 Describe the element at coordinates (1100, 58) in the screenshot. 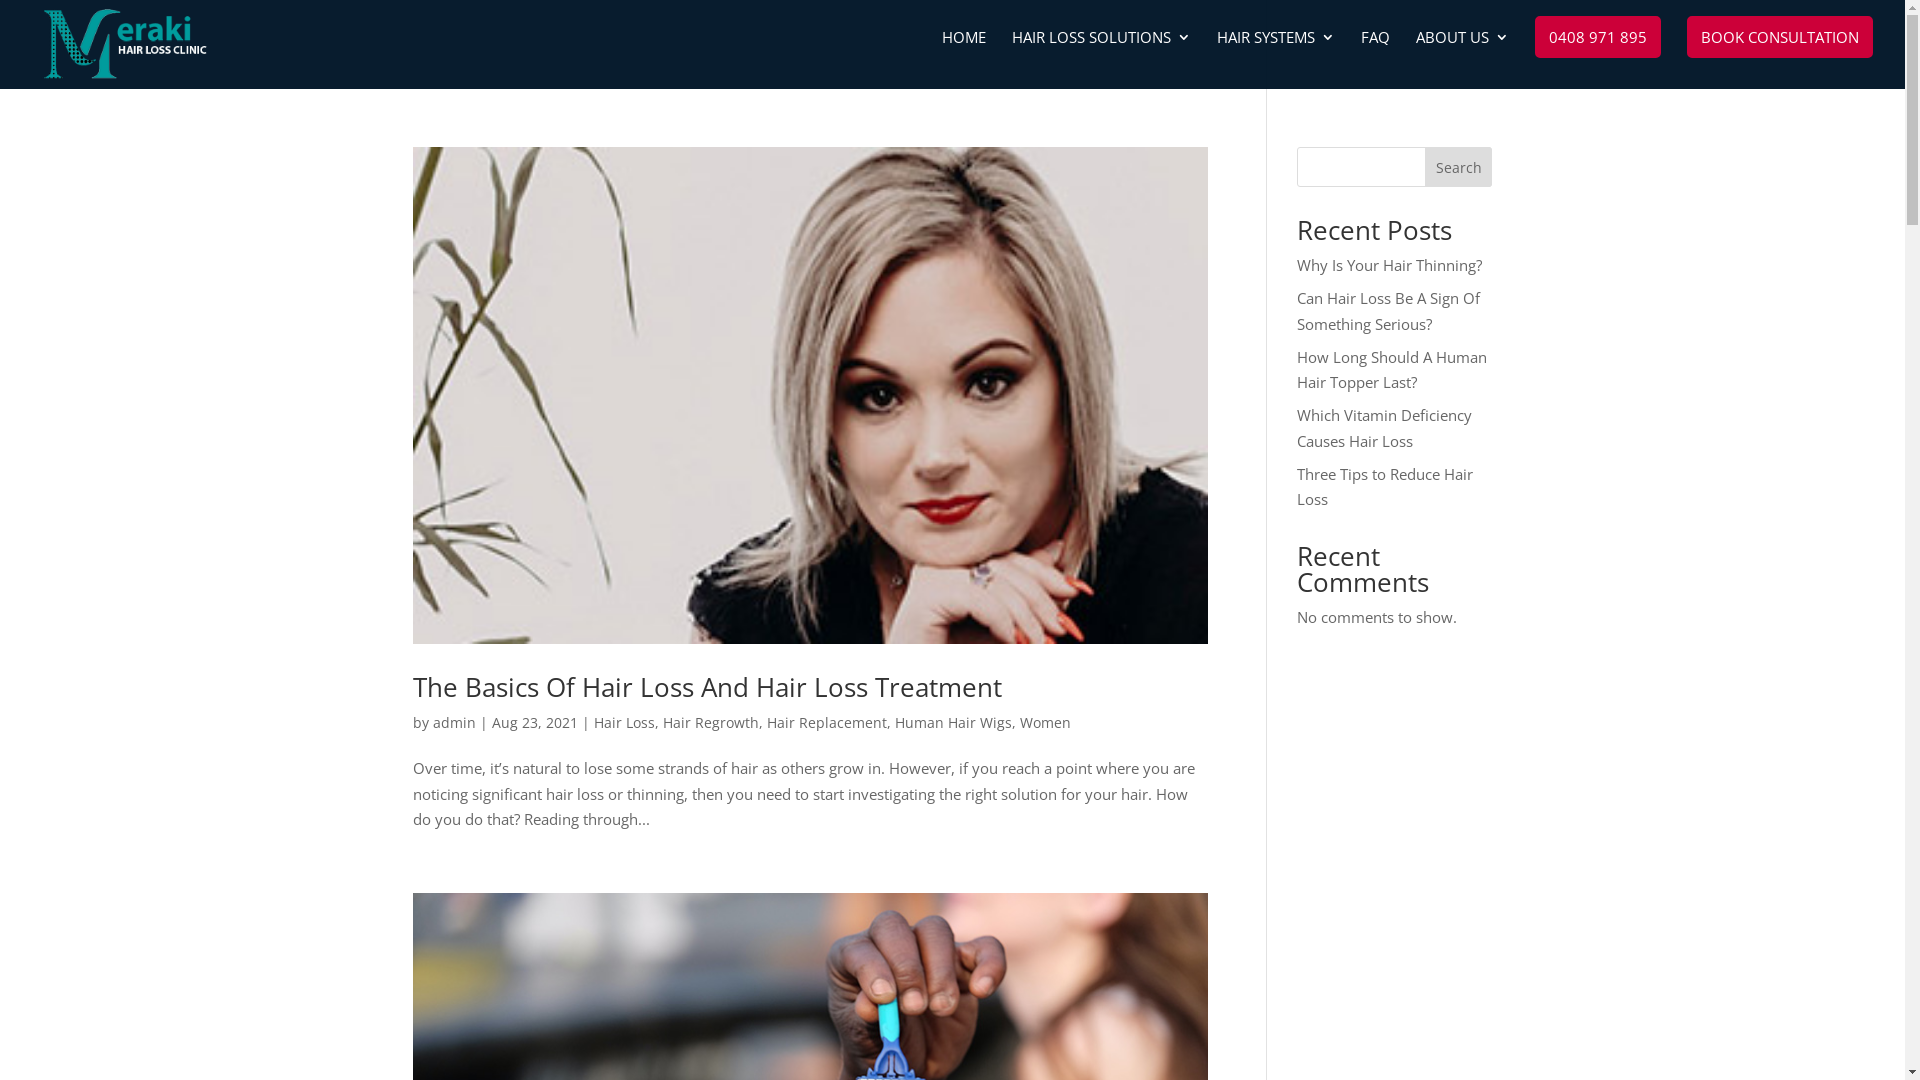

I see `'HAIR LOSS SOLUTIONS'` at that location.